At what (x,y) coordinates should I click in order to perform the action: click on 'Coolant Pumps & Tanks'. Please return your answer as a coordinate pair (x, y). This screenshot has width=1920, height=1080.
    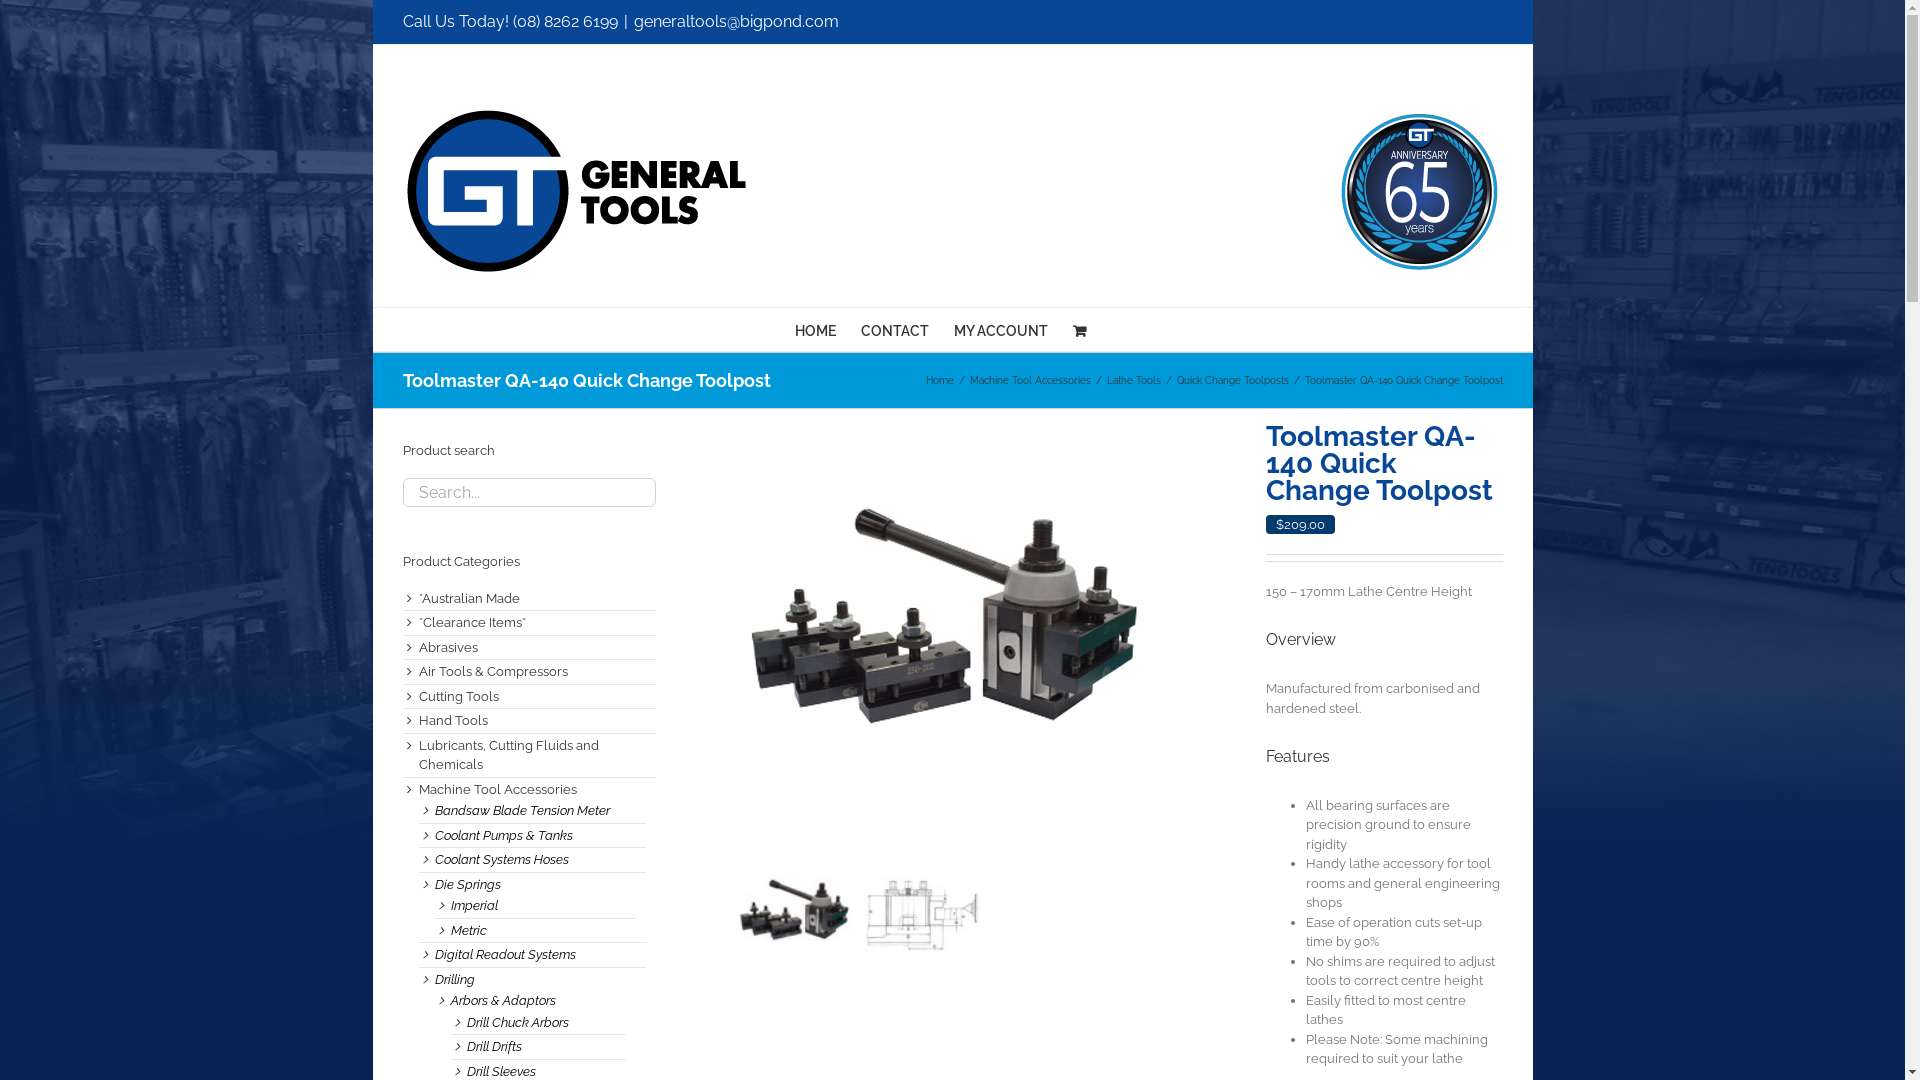
    Looking at the image, I should click on (432, 835).